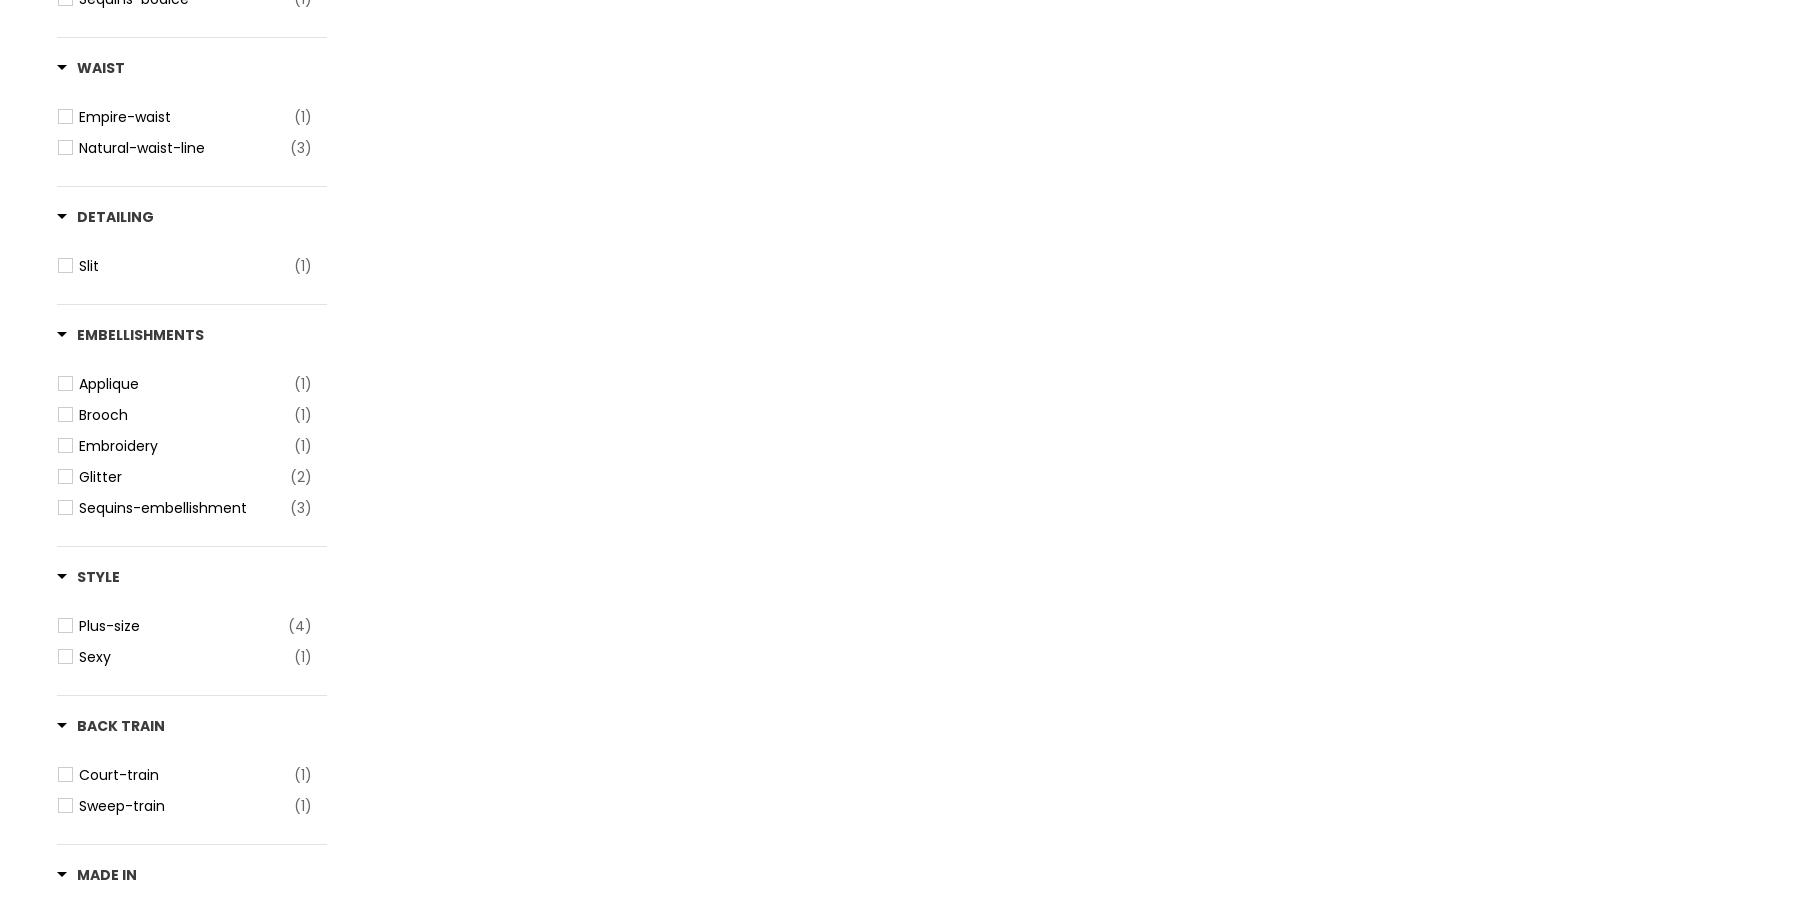 The height and width of the screenshot is (902, 1800). What do you see at coordinates (122, 805) in the screenshot?
I see `'Sweep-train'` at bounding box center [122, 805].